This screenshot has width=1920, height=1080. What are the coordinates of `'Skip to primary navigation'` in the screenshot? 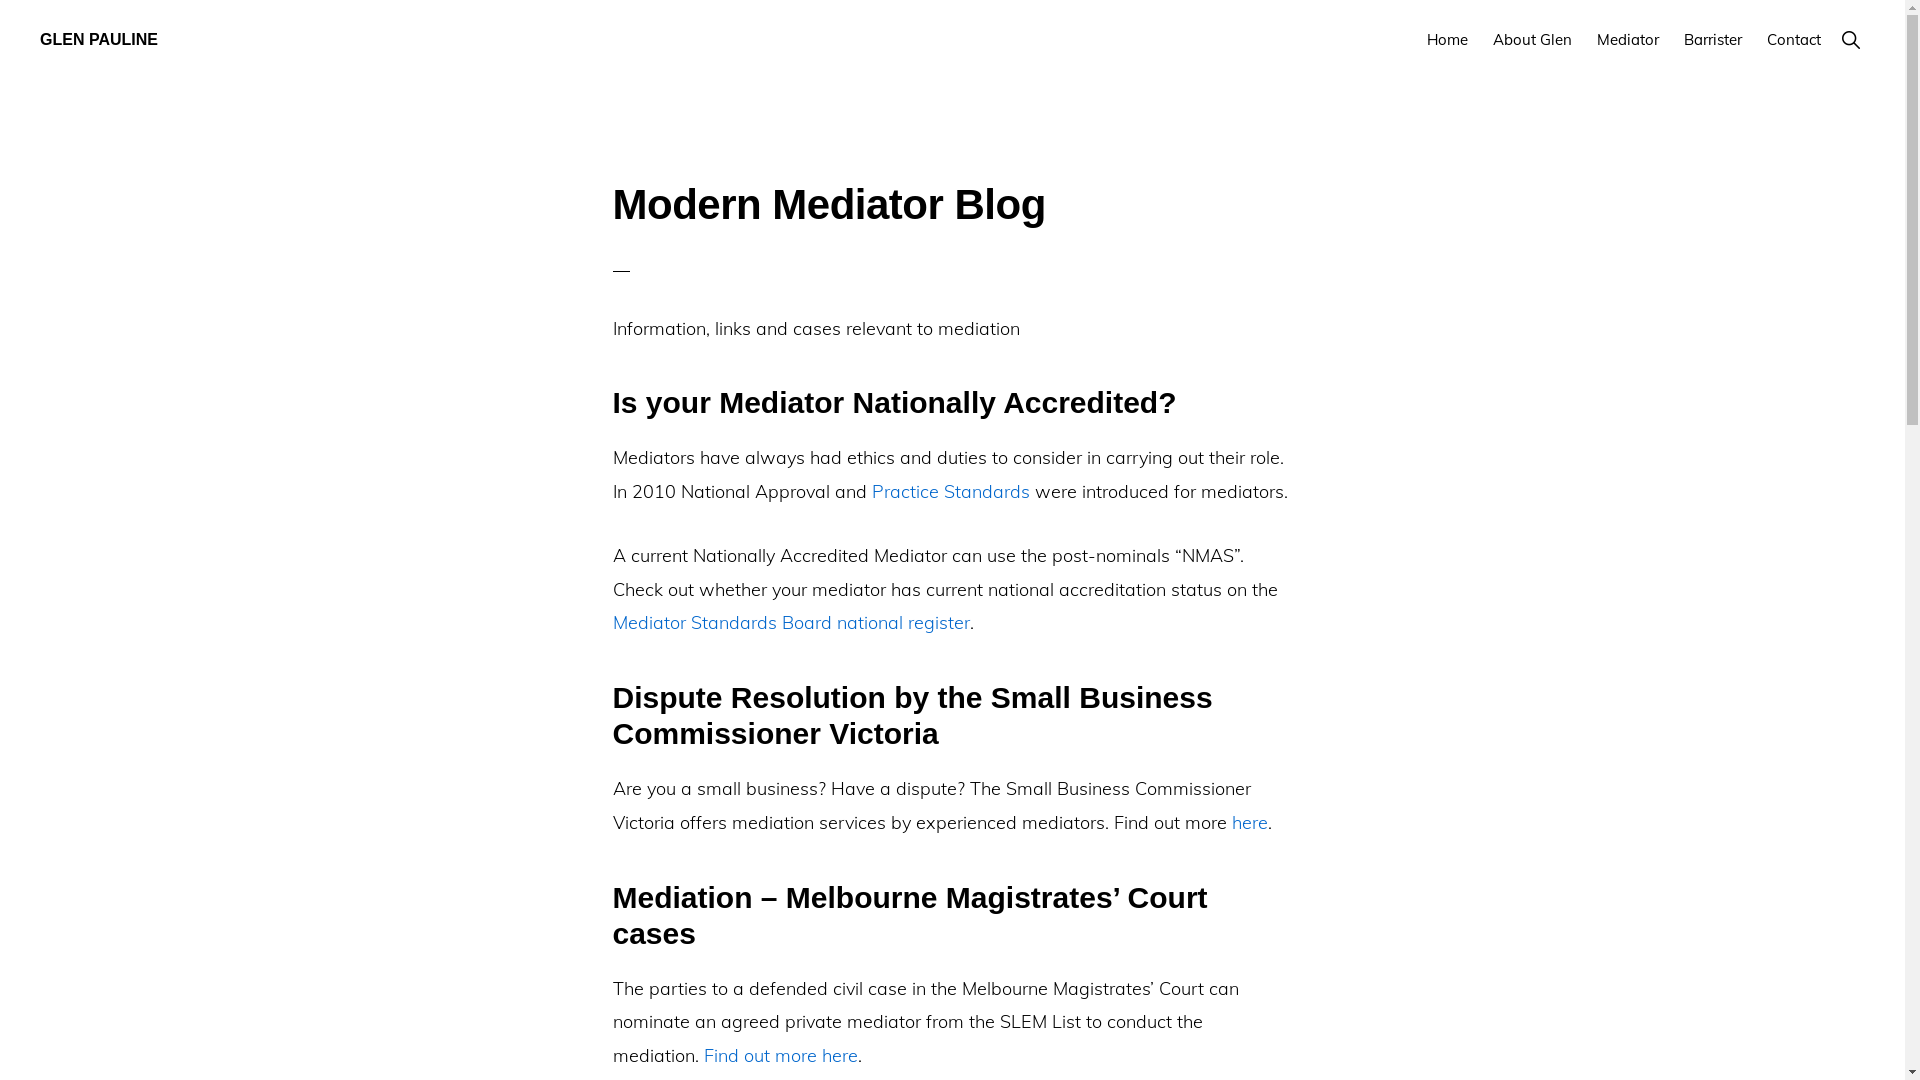 It's located at (0, 0).